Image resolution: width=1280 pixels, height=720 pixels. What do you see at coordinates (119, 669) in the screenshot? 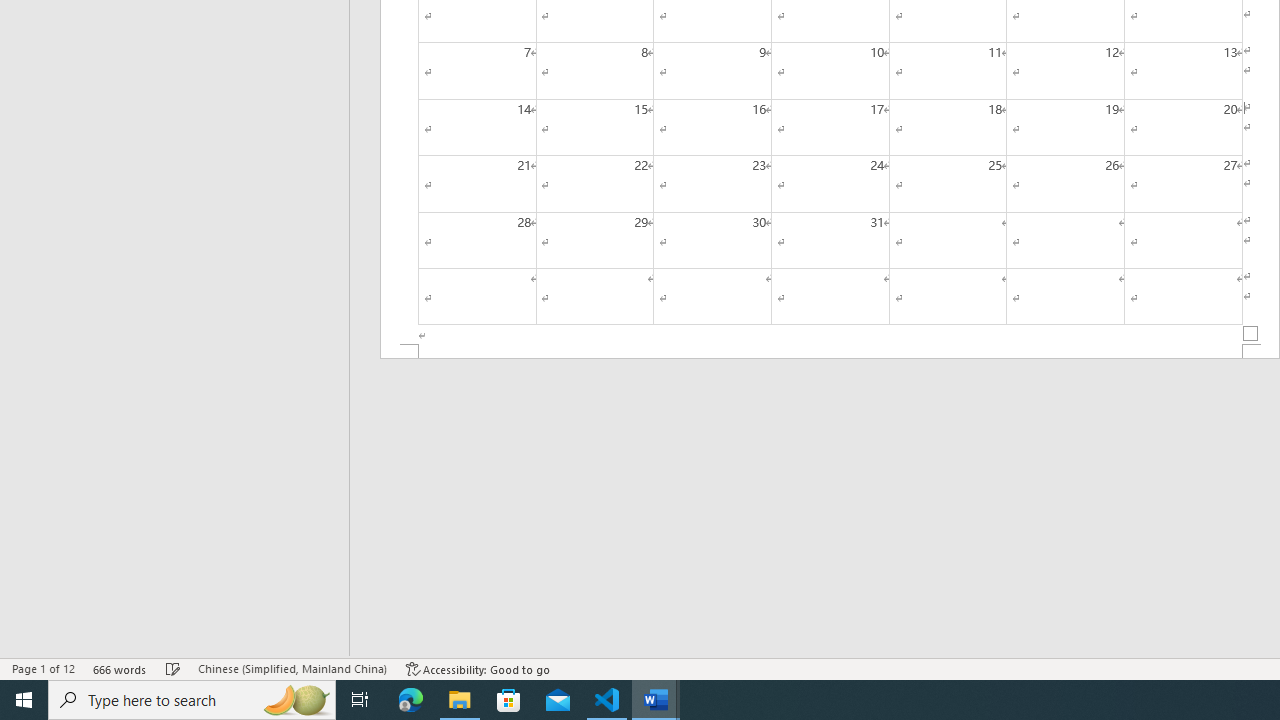
I see `'Word Count 666 words'` at bounding box center [119, 669].